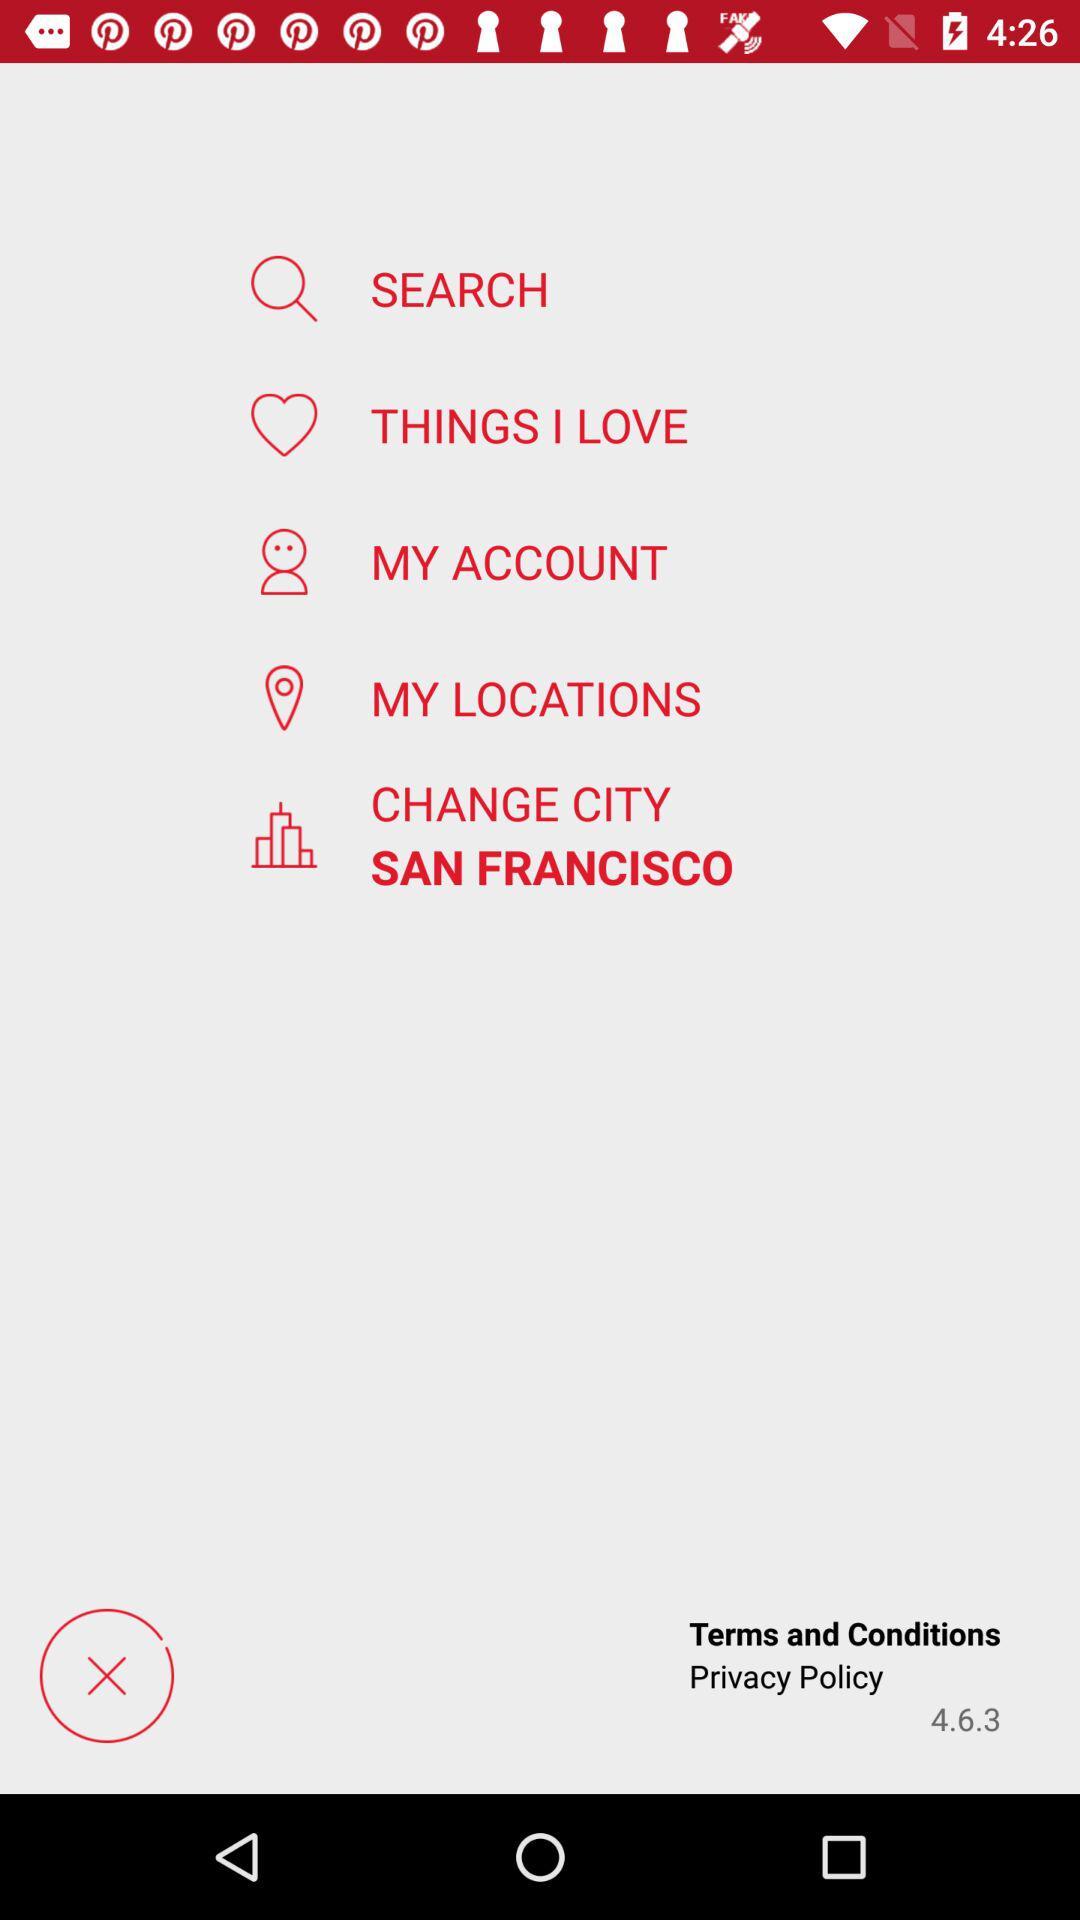 The width and height of the screenshot is (1080, 1920). Describe the element at coordinates (528, 423) in the screenshot. I see `things i love app` at that location.